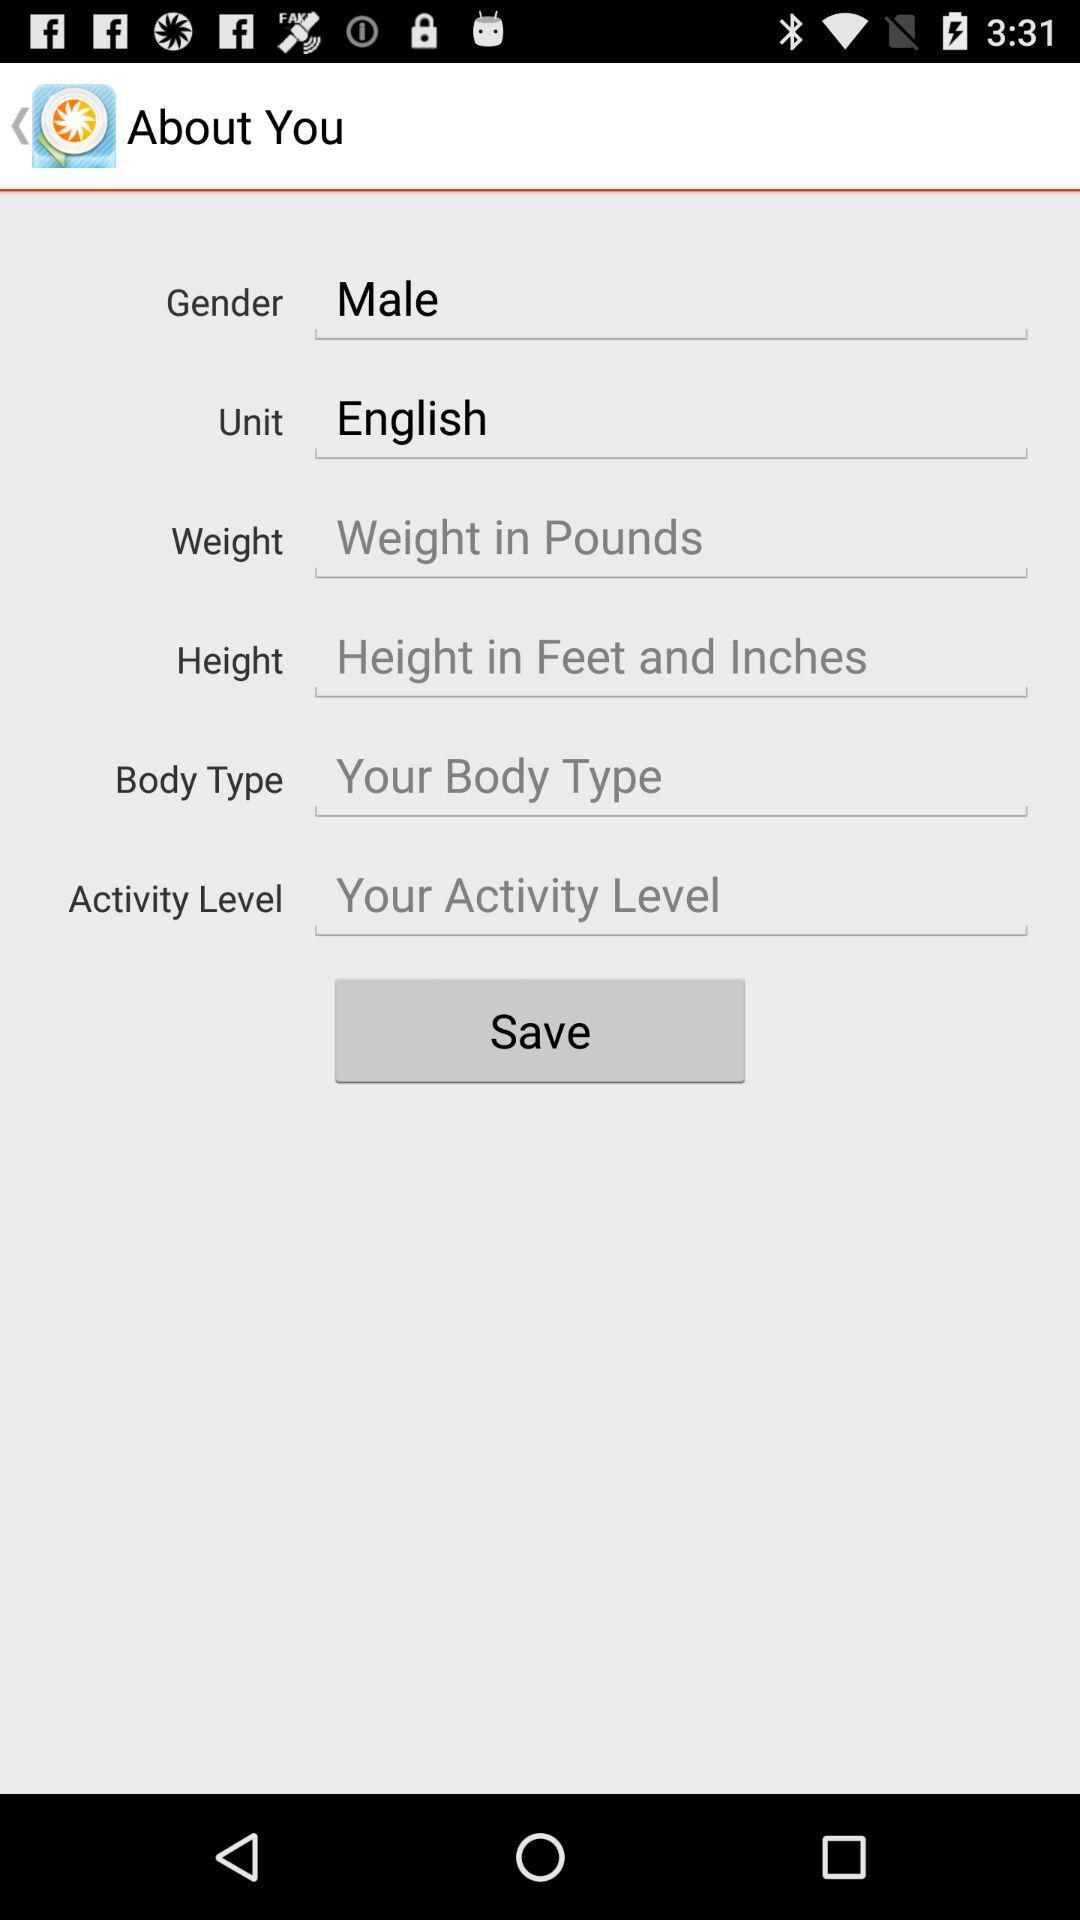  What do you see at coordinates (671, 774) in the screenshot?
I see `body type can be entered` at bounding box center [671, 774].